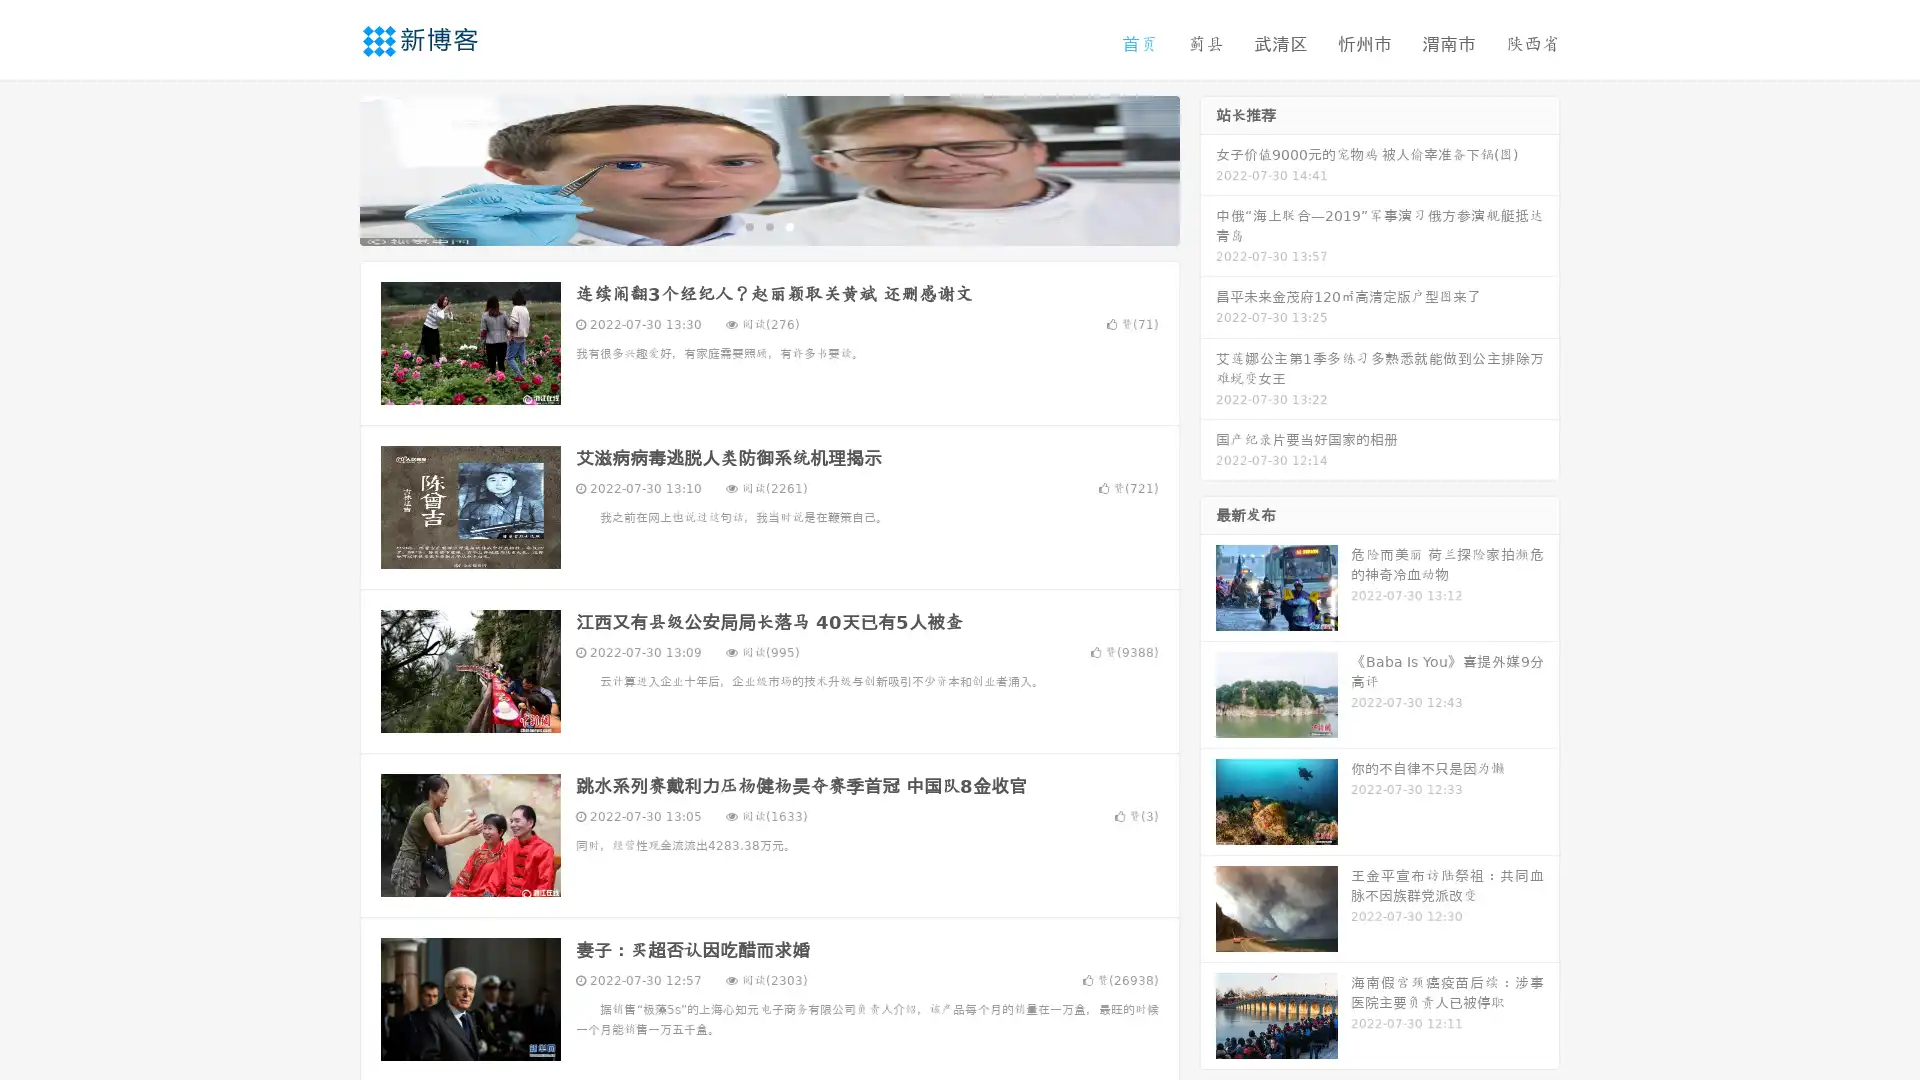 Image resolution: width=1920 pixels, height=1080 pixels. What do you see at coordinates (748, 225) in the screenshot?
I see `Go to slide 1` at bounding box center [748, 225].